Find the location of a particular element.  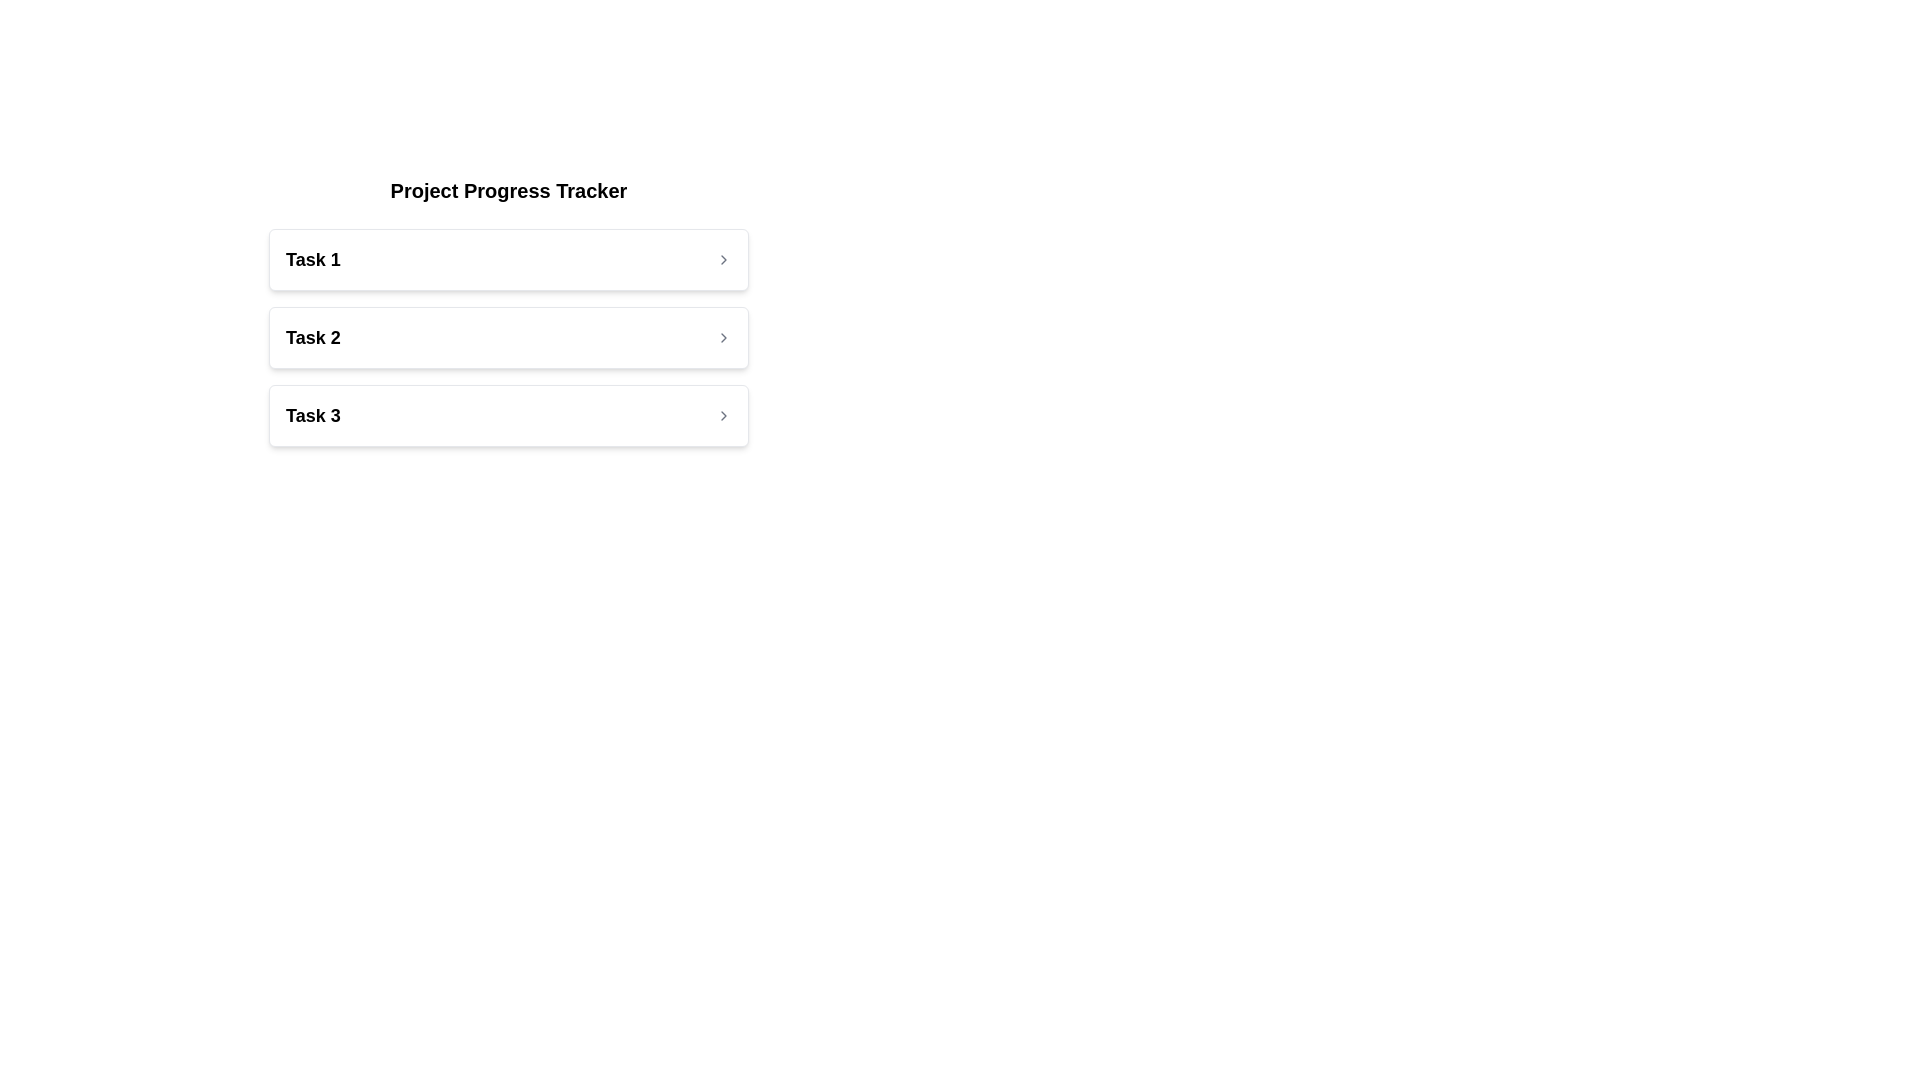

the navigational icon that expands 'Task 1' is located at coordinates (723, 258).